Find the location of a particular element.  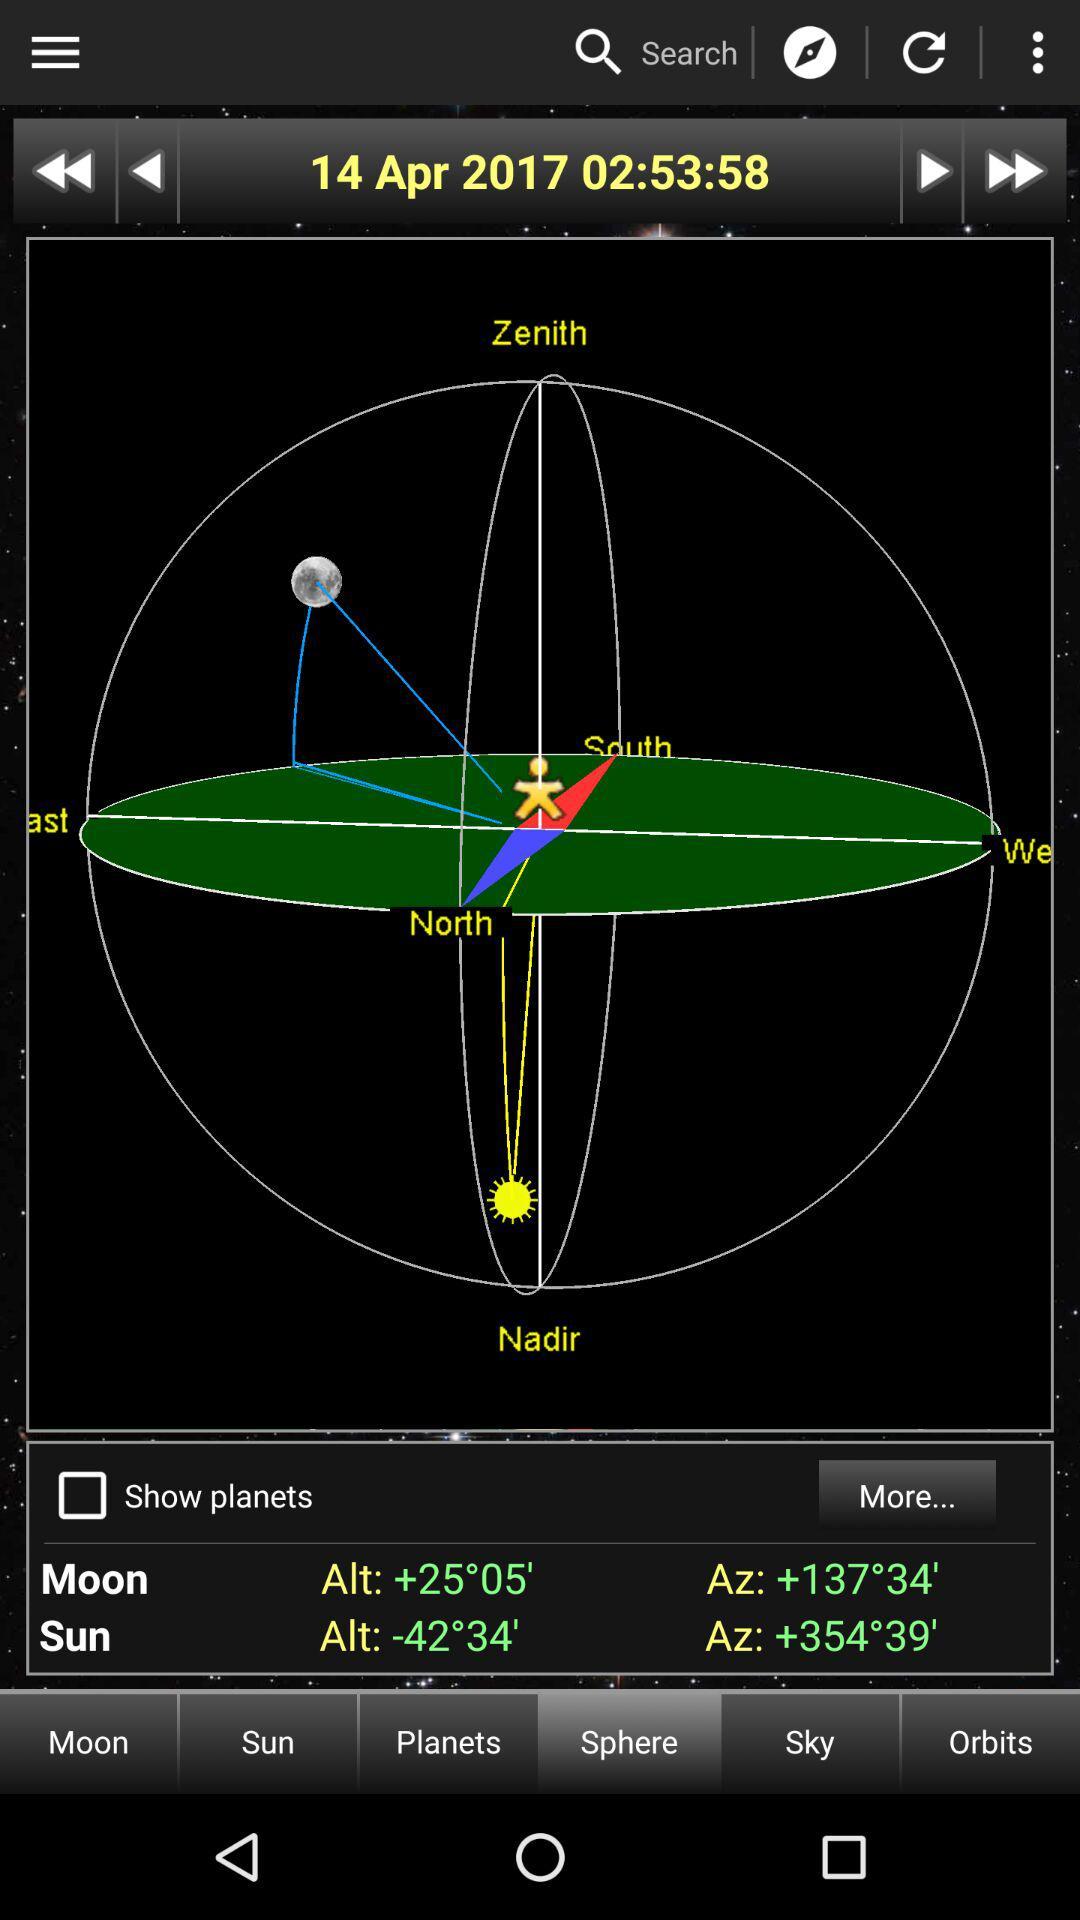

the av_rewind icon is located at coordinates (63, 171).